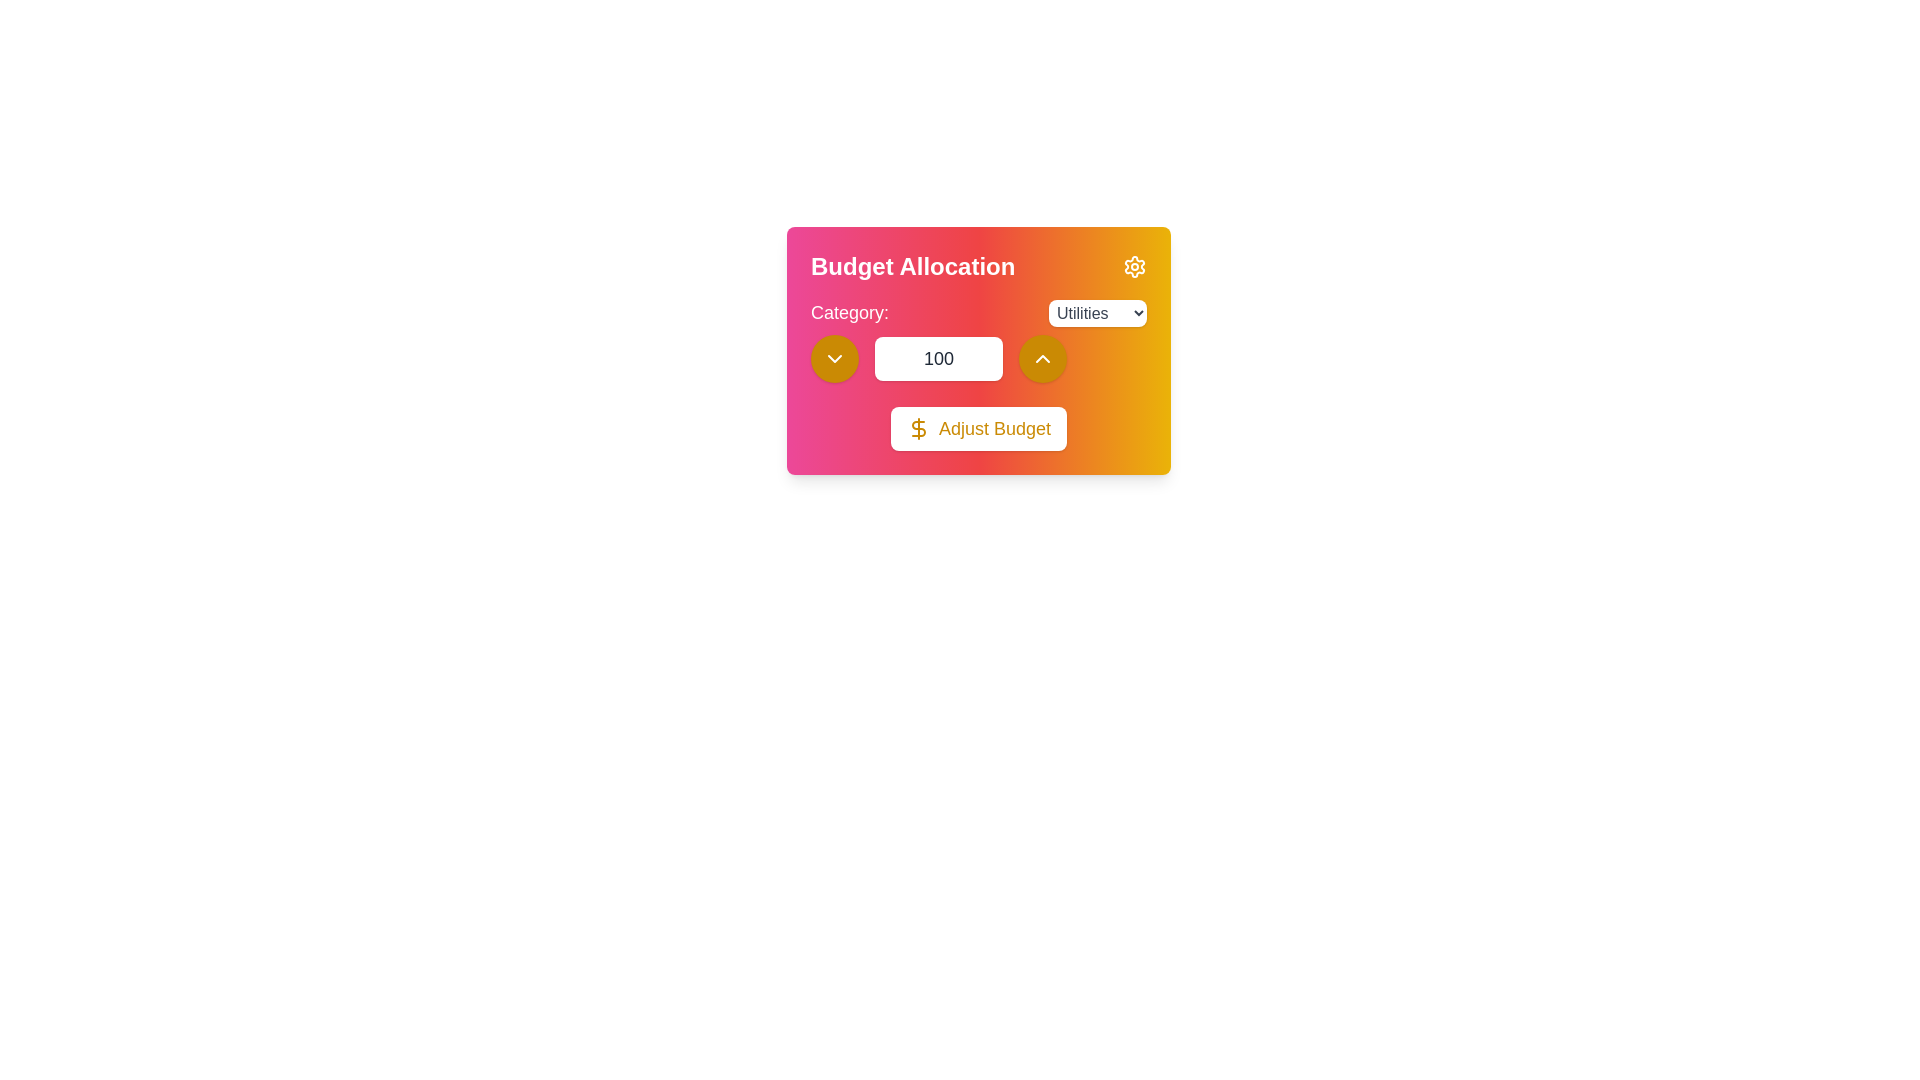  What do you see at coordinates (849, 312) in the screenshot?
I see `the label displaying 'Category:' which is aligned to the left of the dropdown menu under 'Budget Allocation'` at bounding box center [849, 312].